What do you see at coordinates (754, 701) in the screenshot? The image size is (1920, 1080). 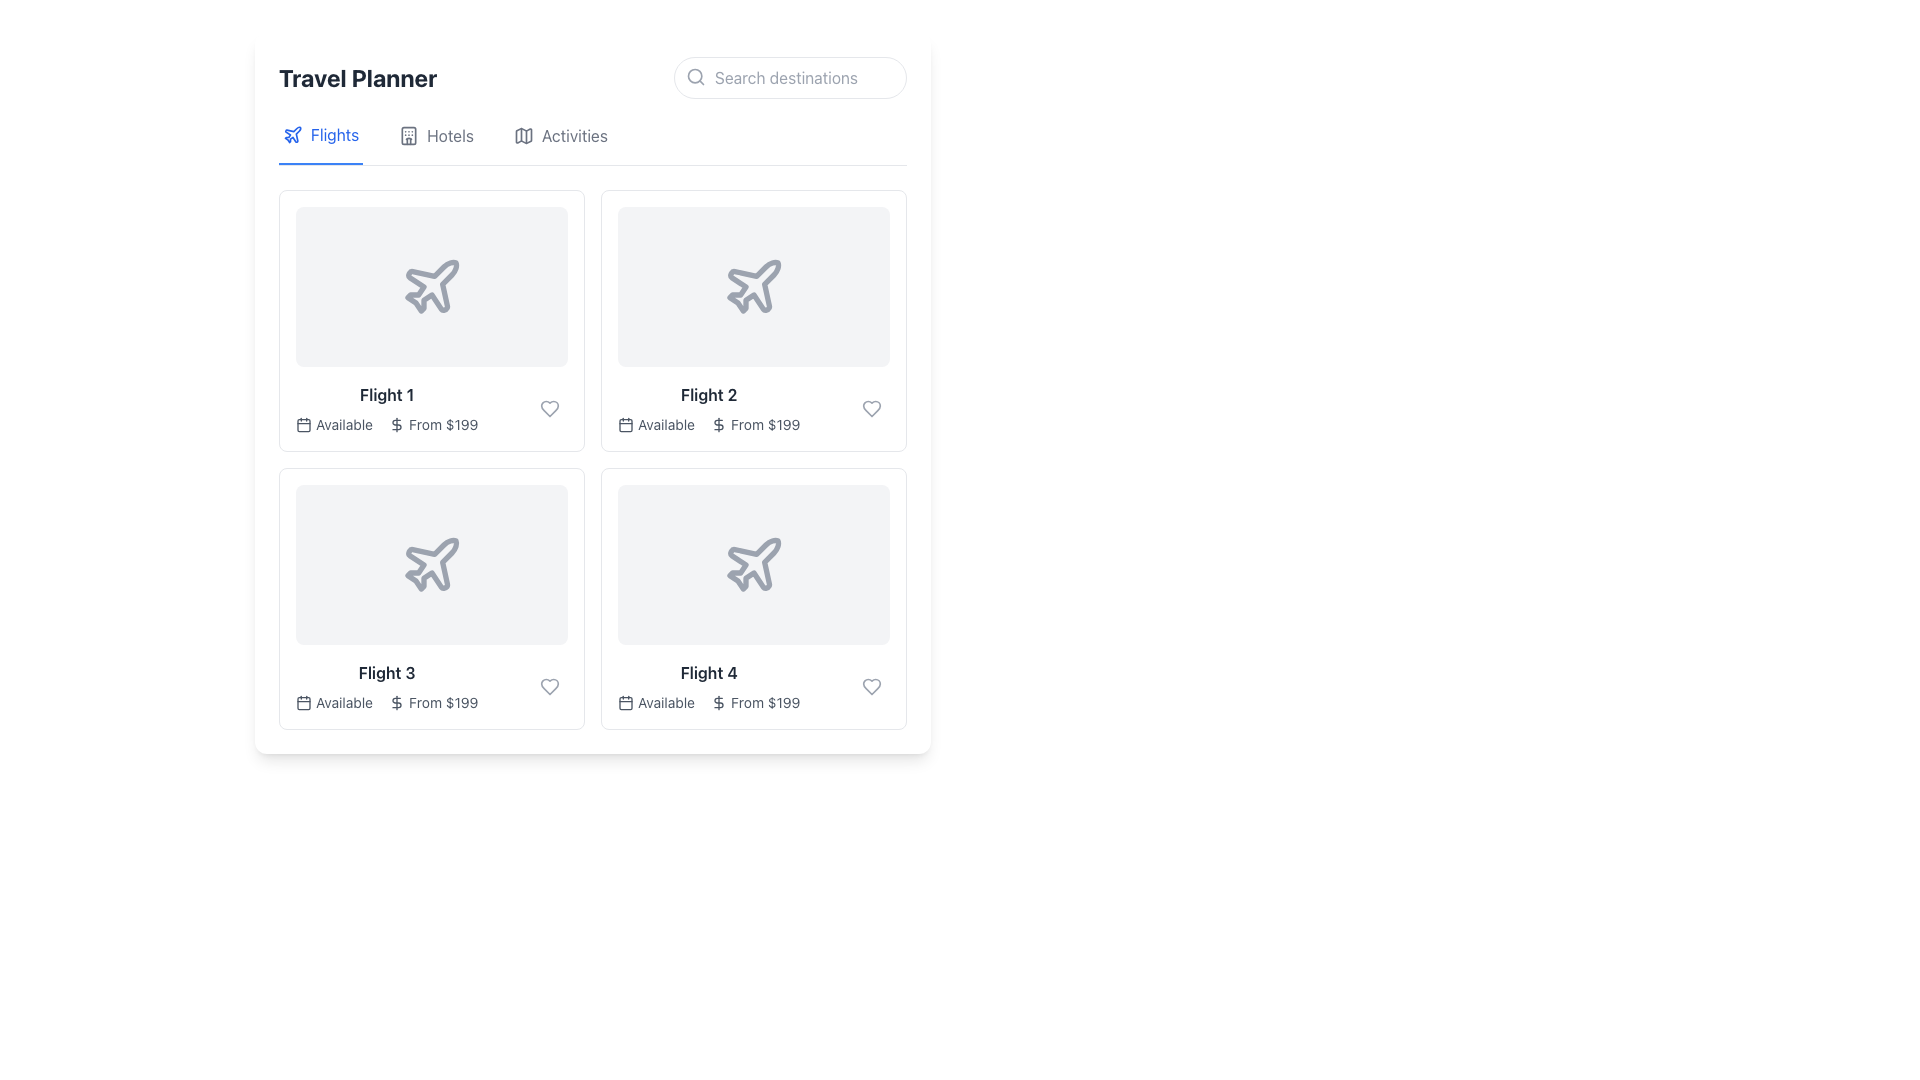 I see `the text label indicating the starting price for flight services in the lower section of the fourth travel options card` at bounding box center [754, 701].